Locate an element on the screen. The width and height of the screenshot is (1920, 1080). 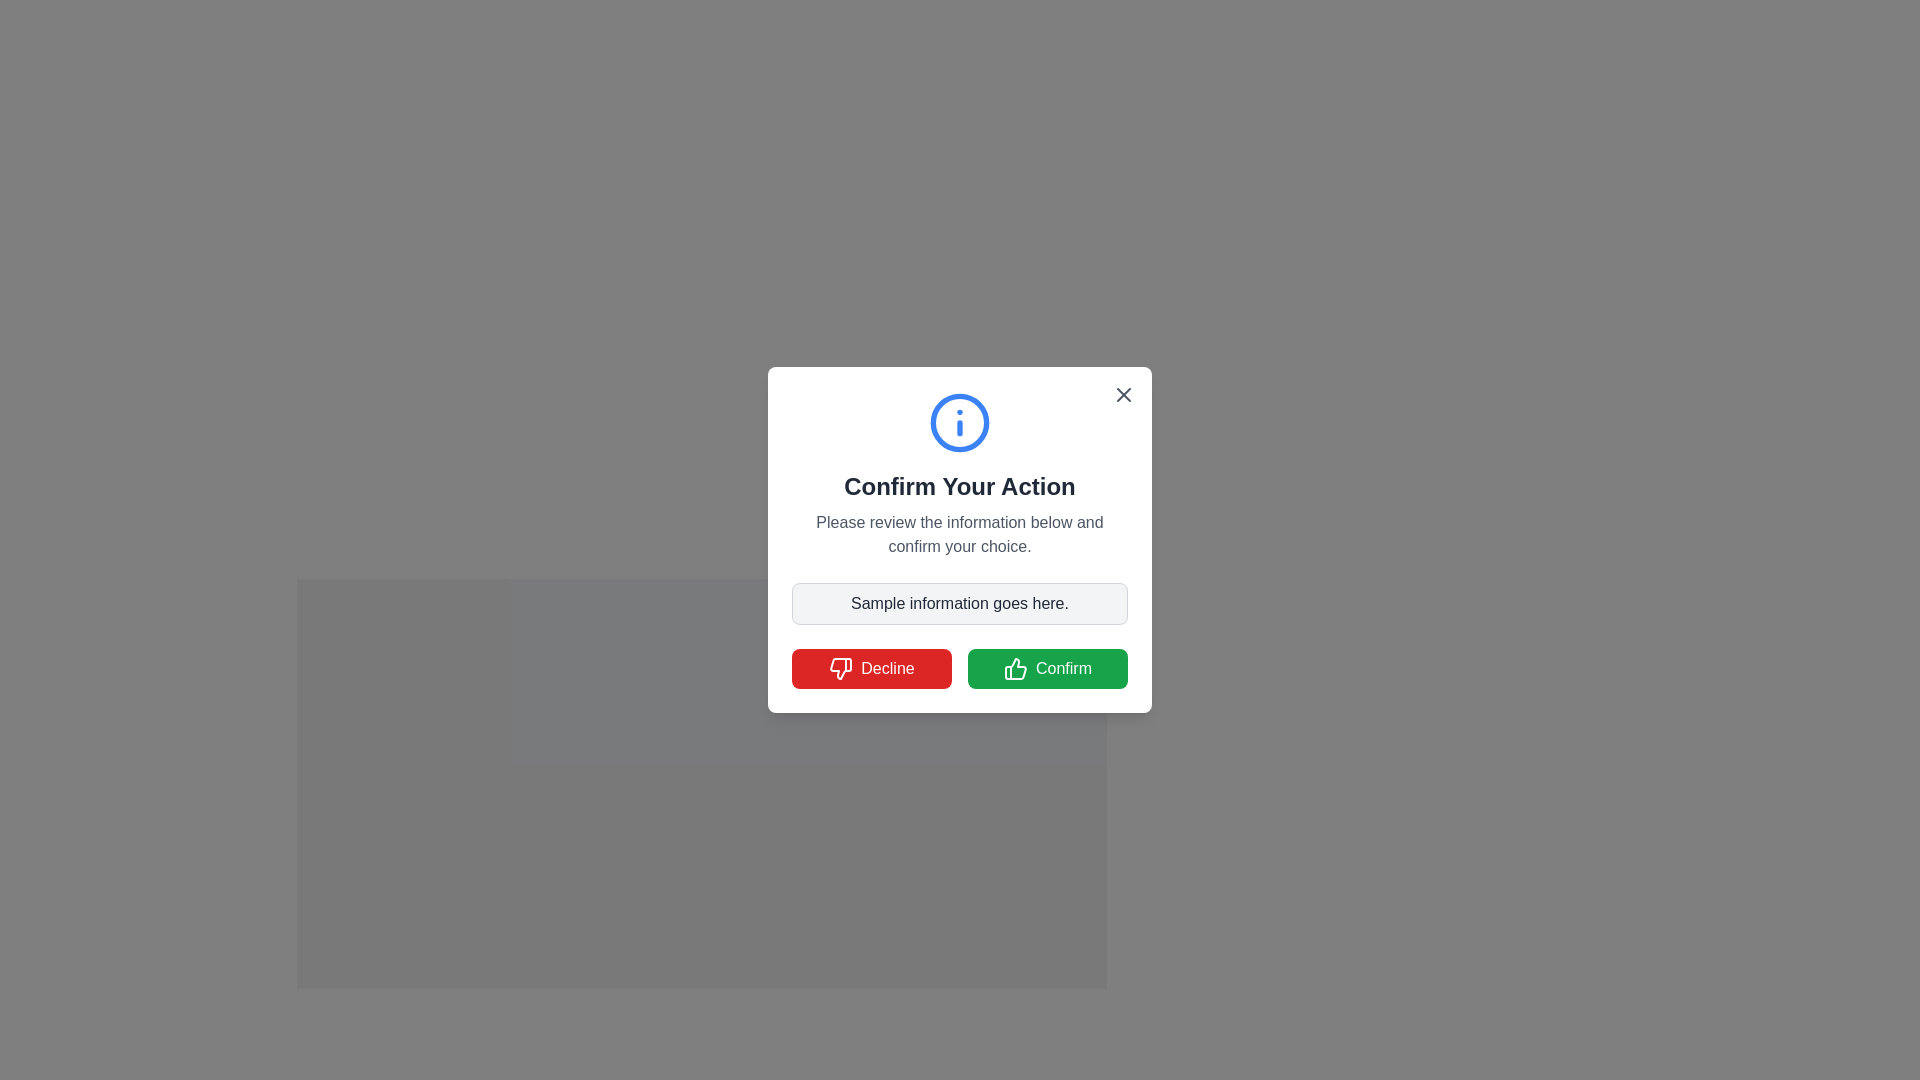
the 'X' icon button in the upper-right corner of the modal is located at coordinates (1123, 394).